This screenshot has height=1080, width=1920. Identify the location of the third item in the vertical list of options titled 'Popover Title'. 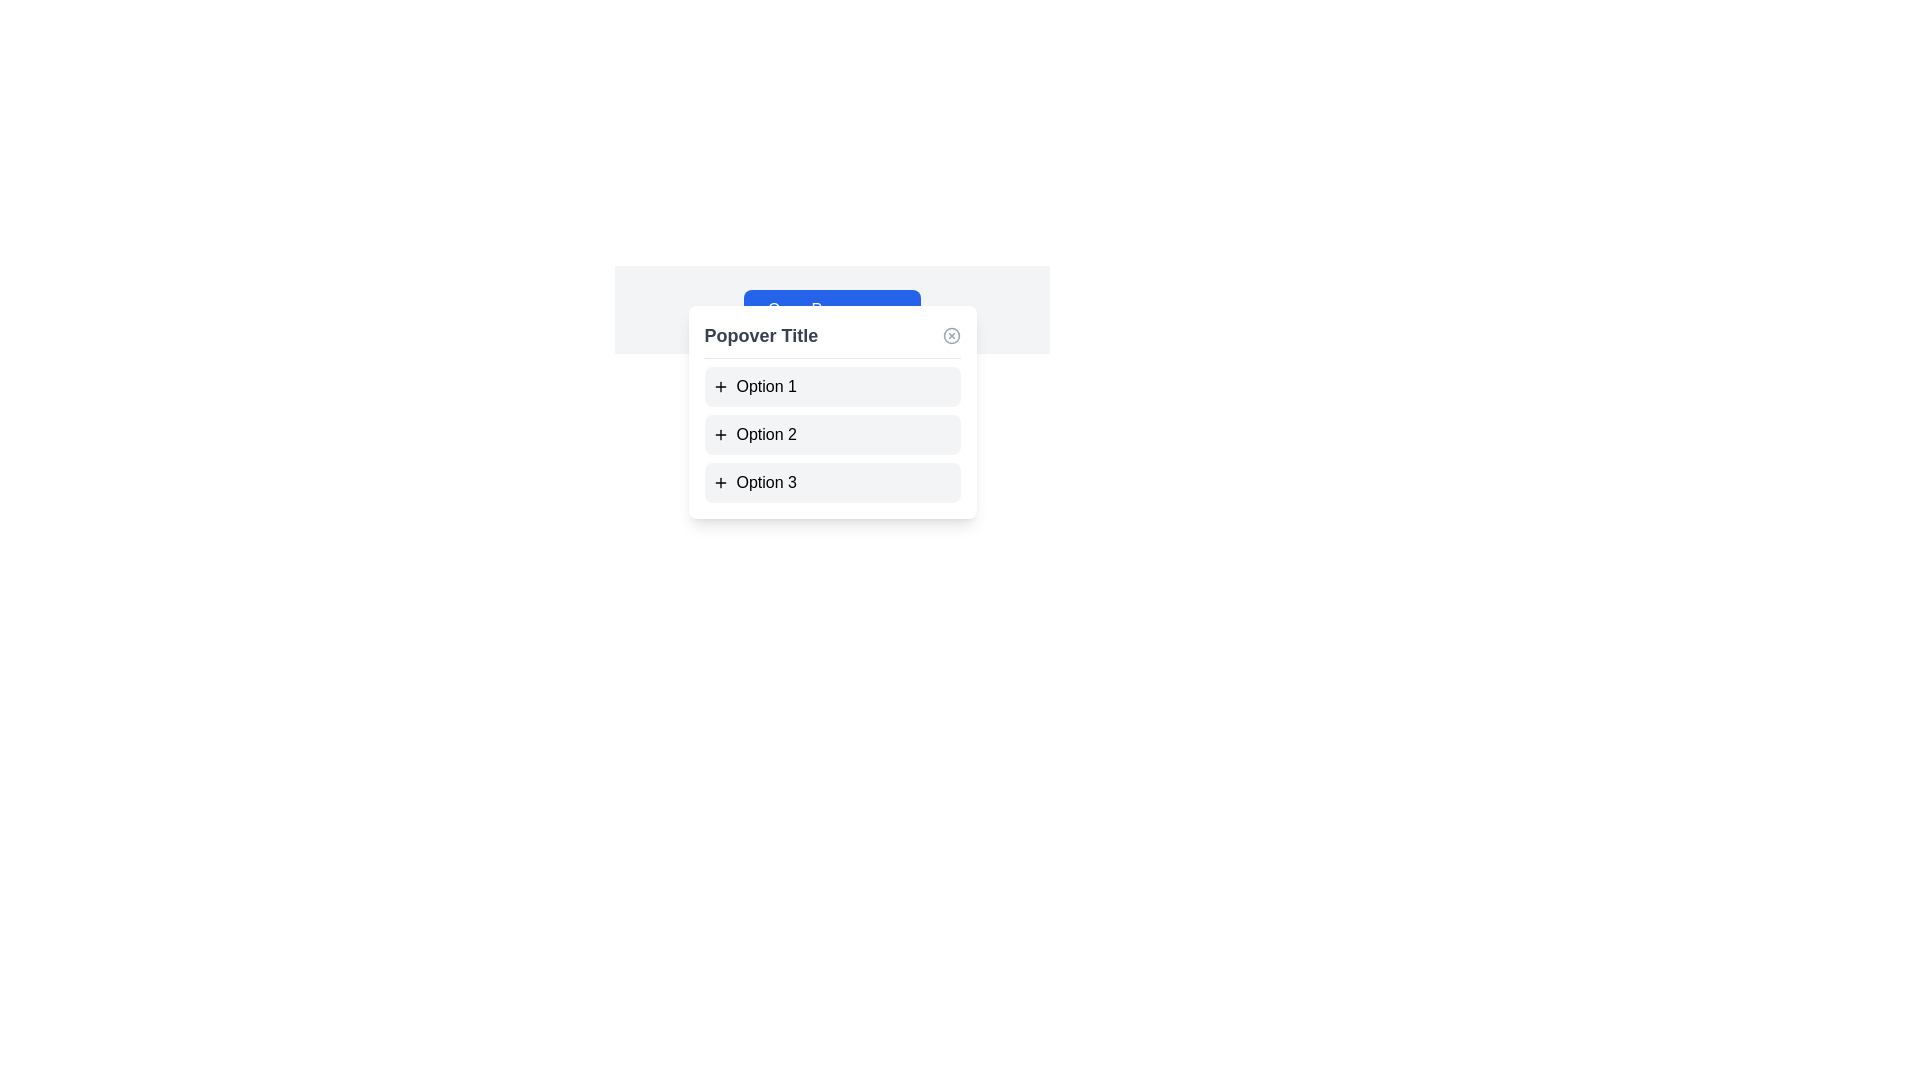
(832, 482).